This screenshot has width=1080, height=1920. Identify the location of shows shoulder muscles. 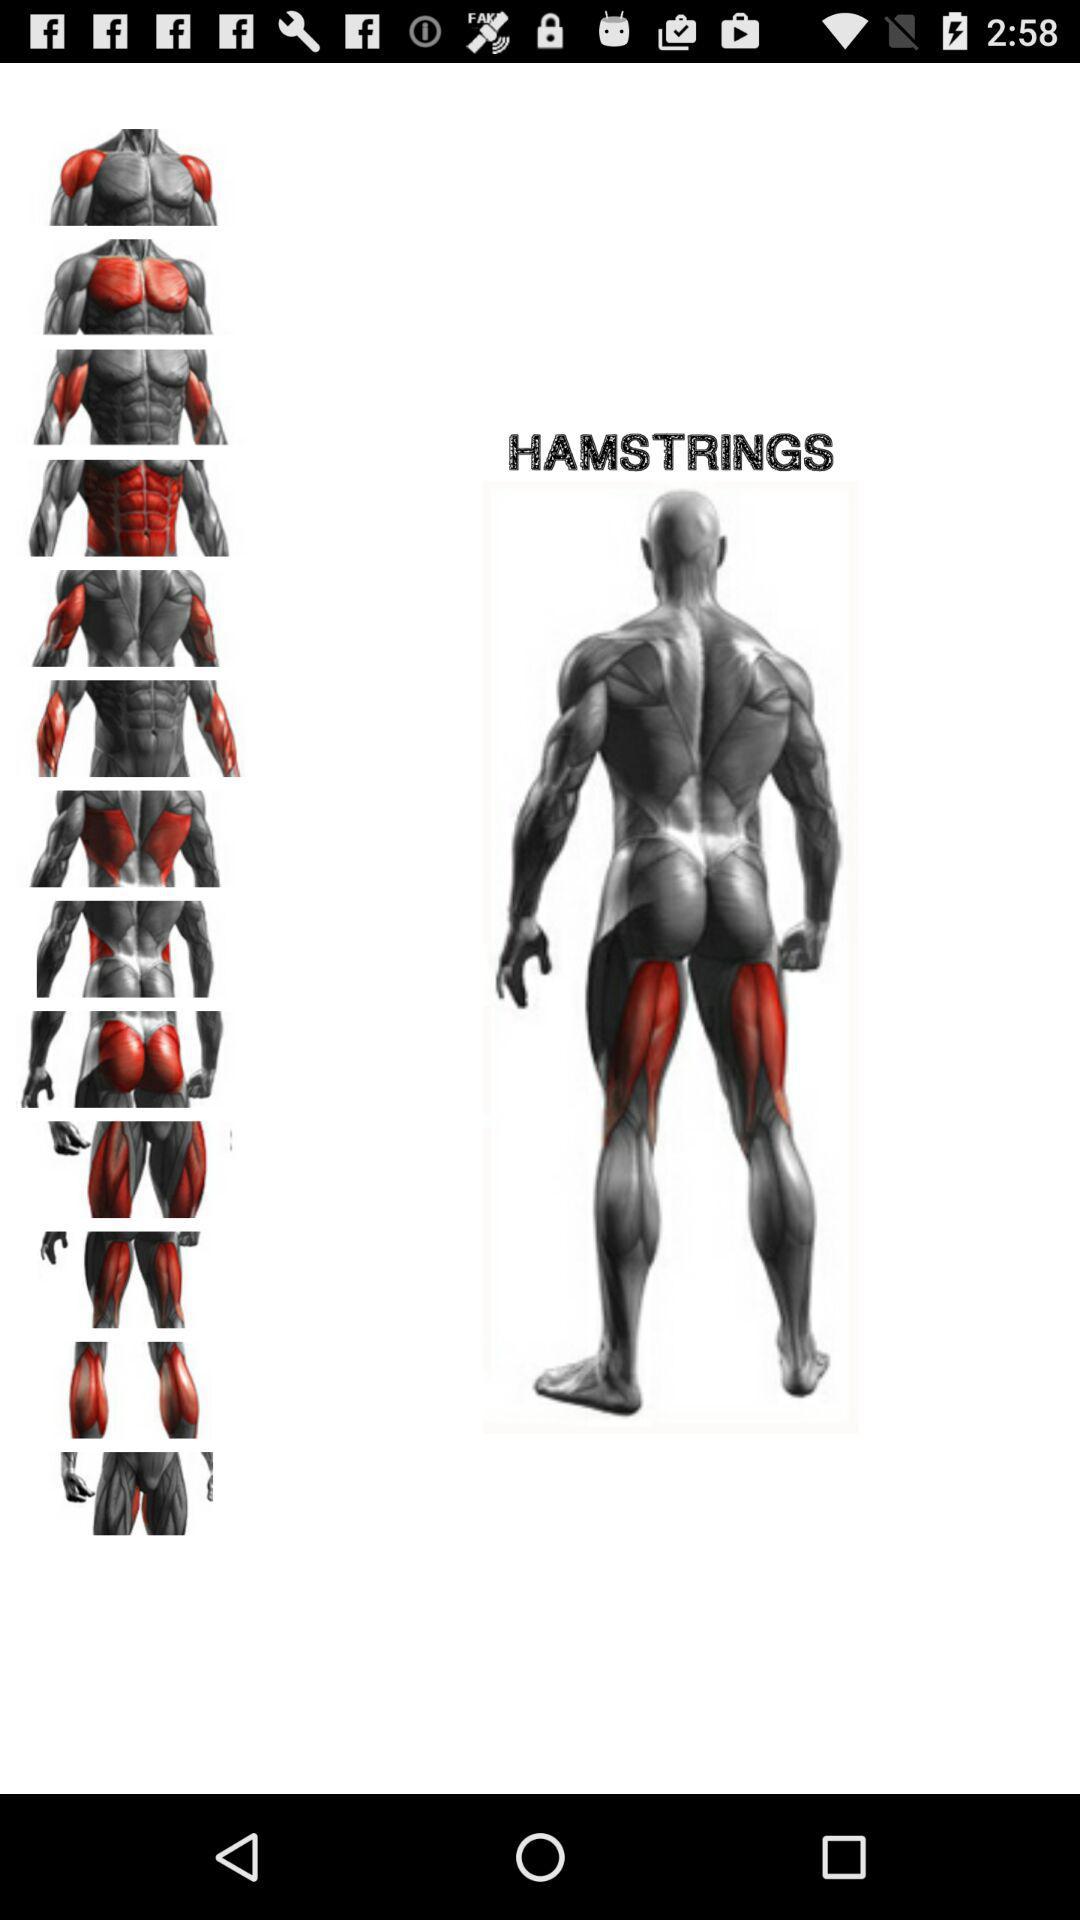
(131, 170).